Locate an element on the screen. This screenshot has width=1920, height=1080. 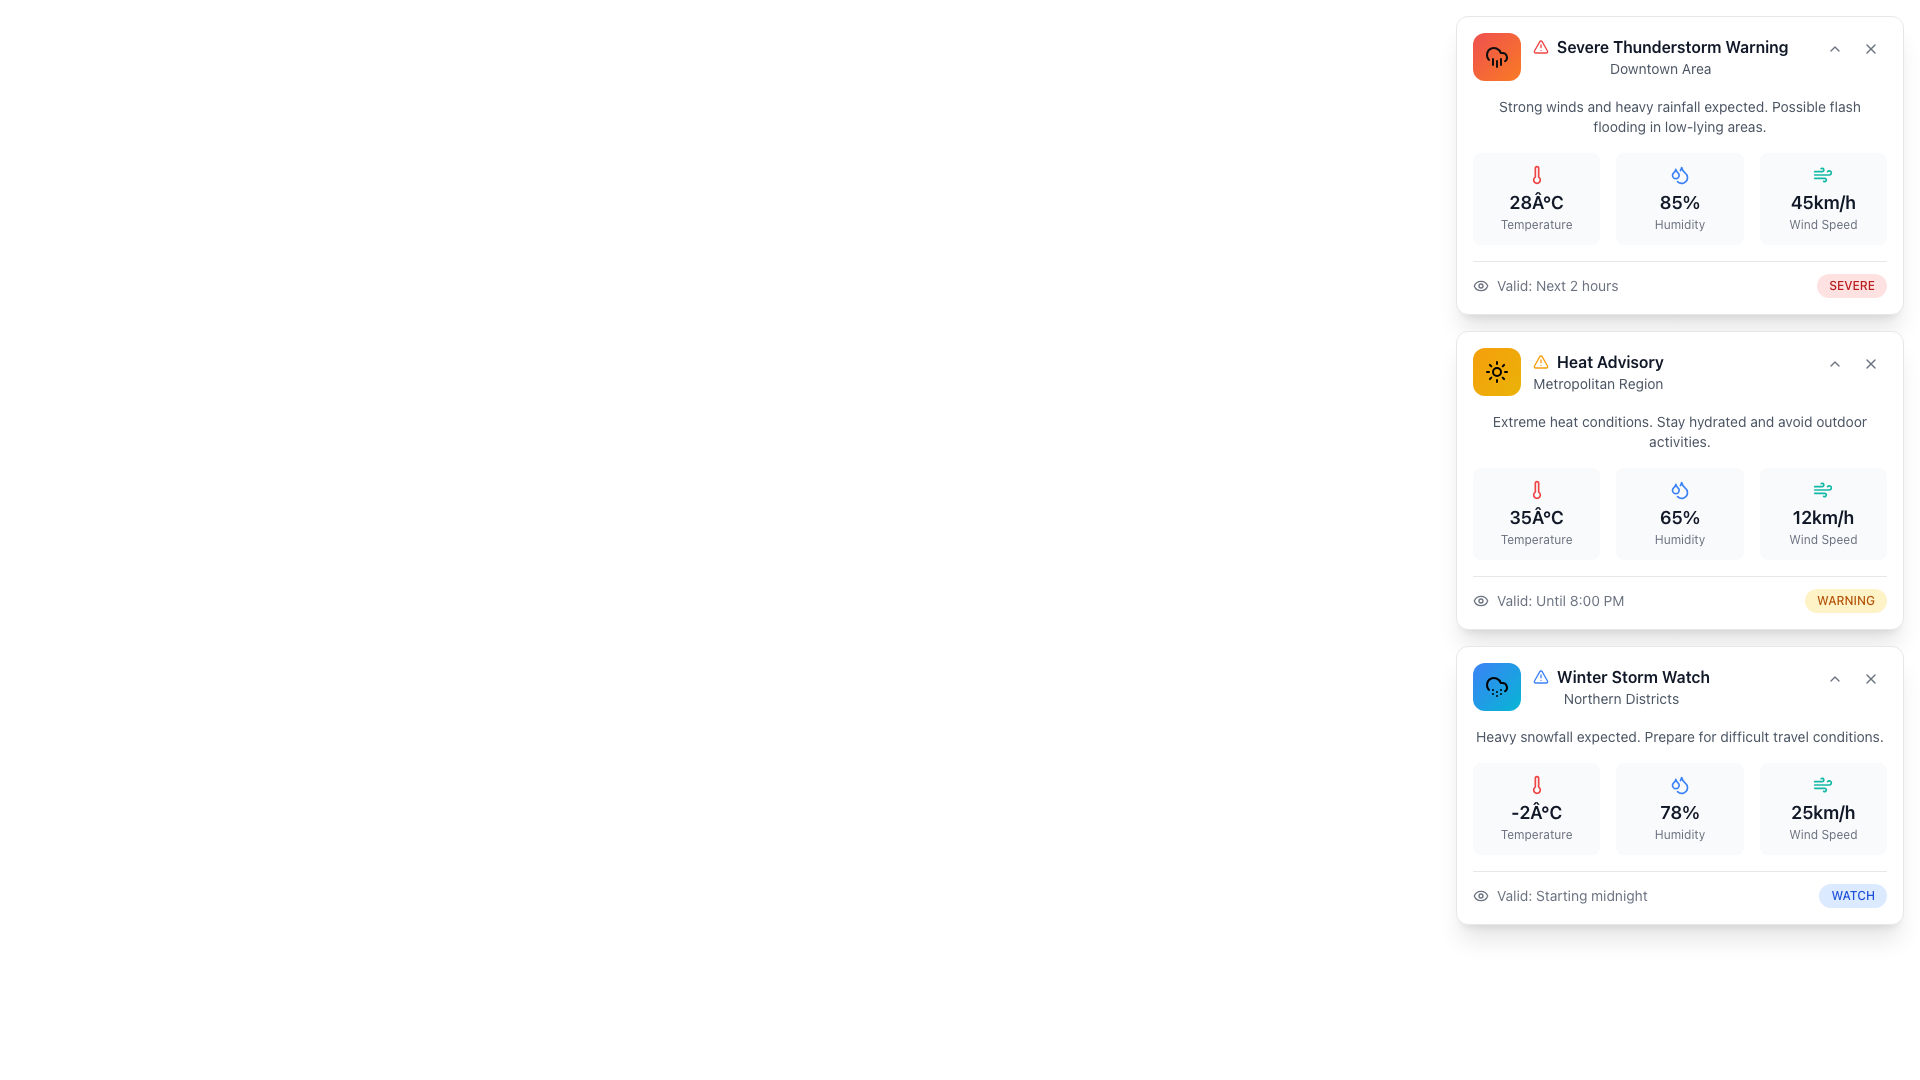
the 'Winter Storm Watch' card, which is the third card in a vertical stack of weather information cards is located at coordinates (1680, 784).